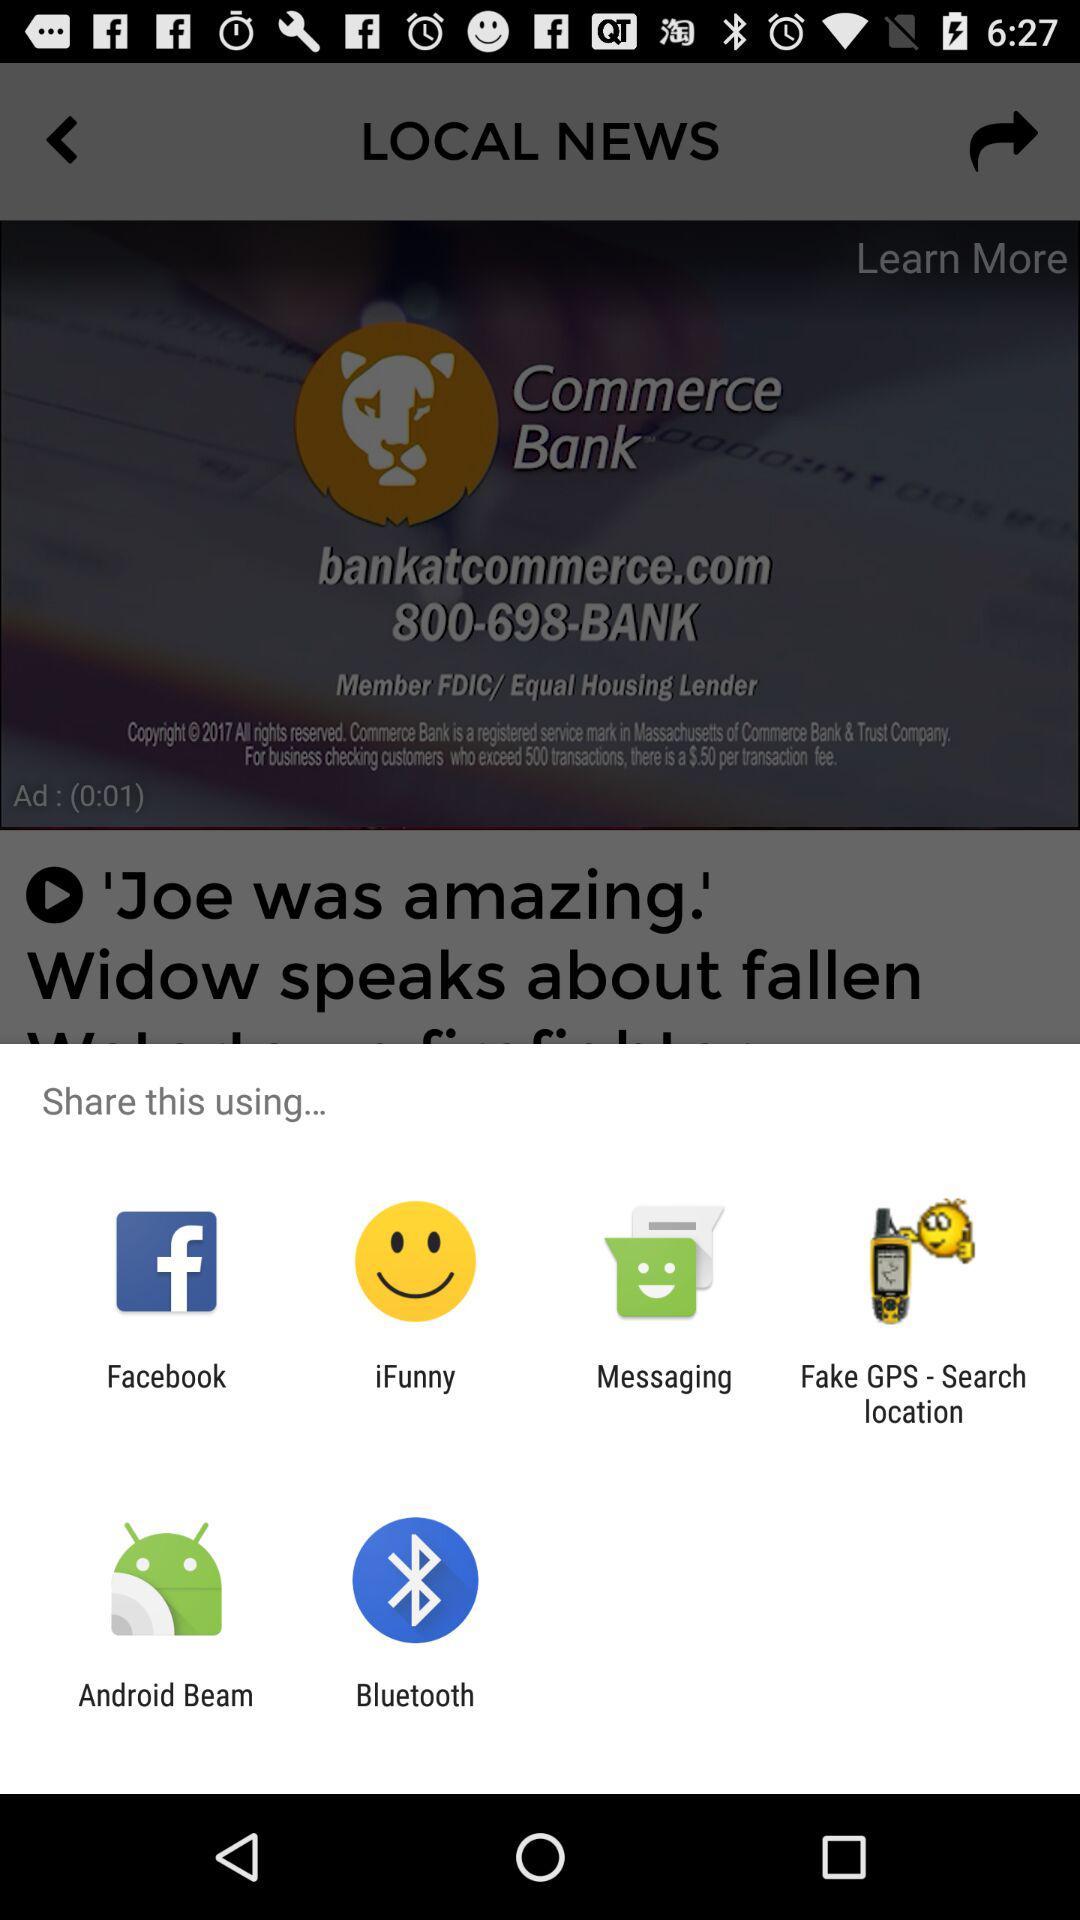  I want to click on item to the right of the messaging item, so click(913, 1392).